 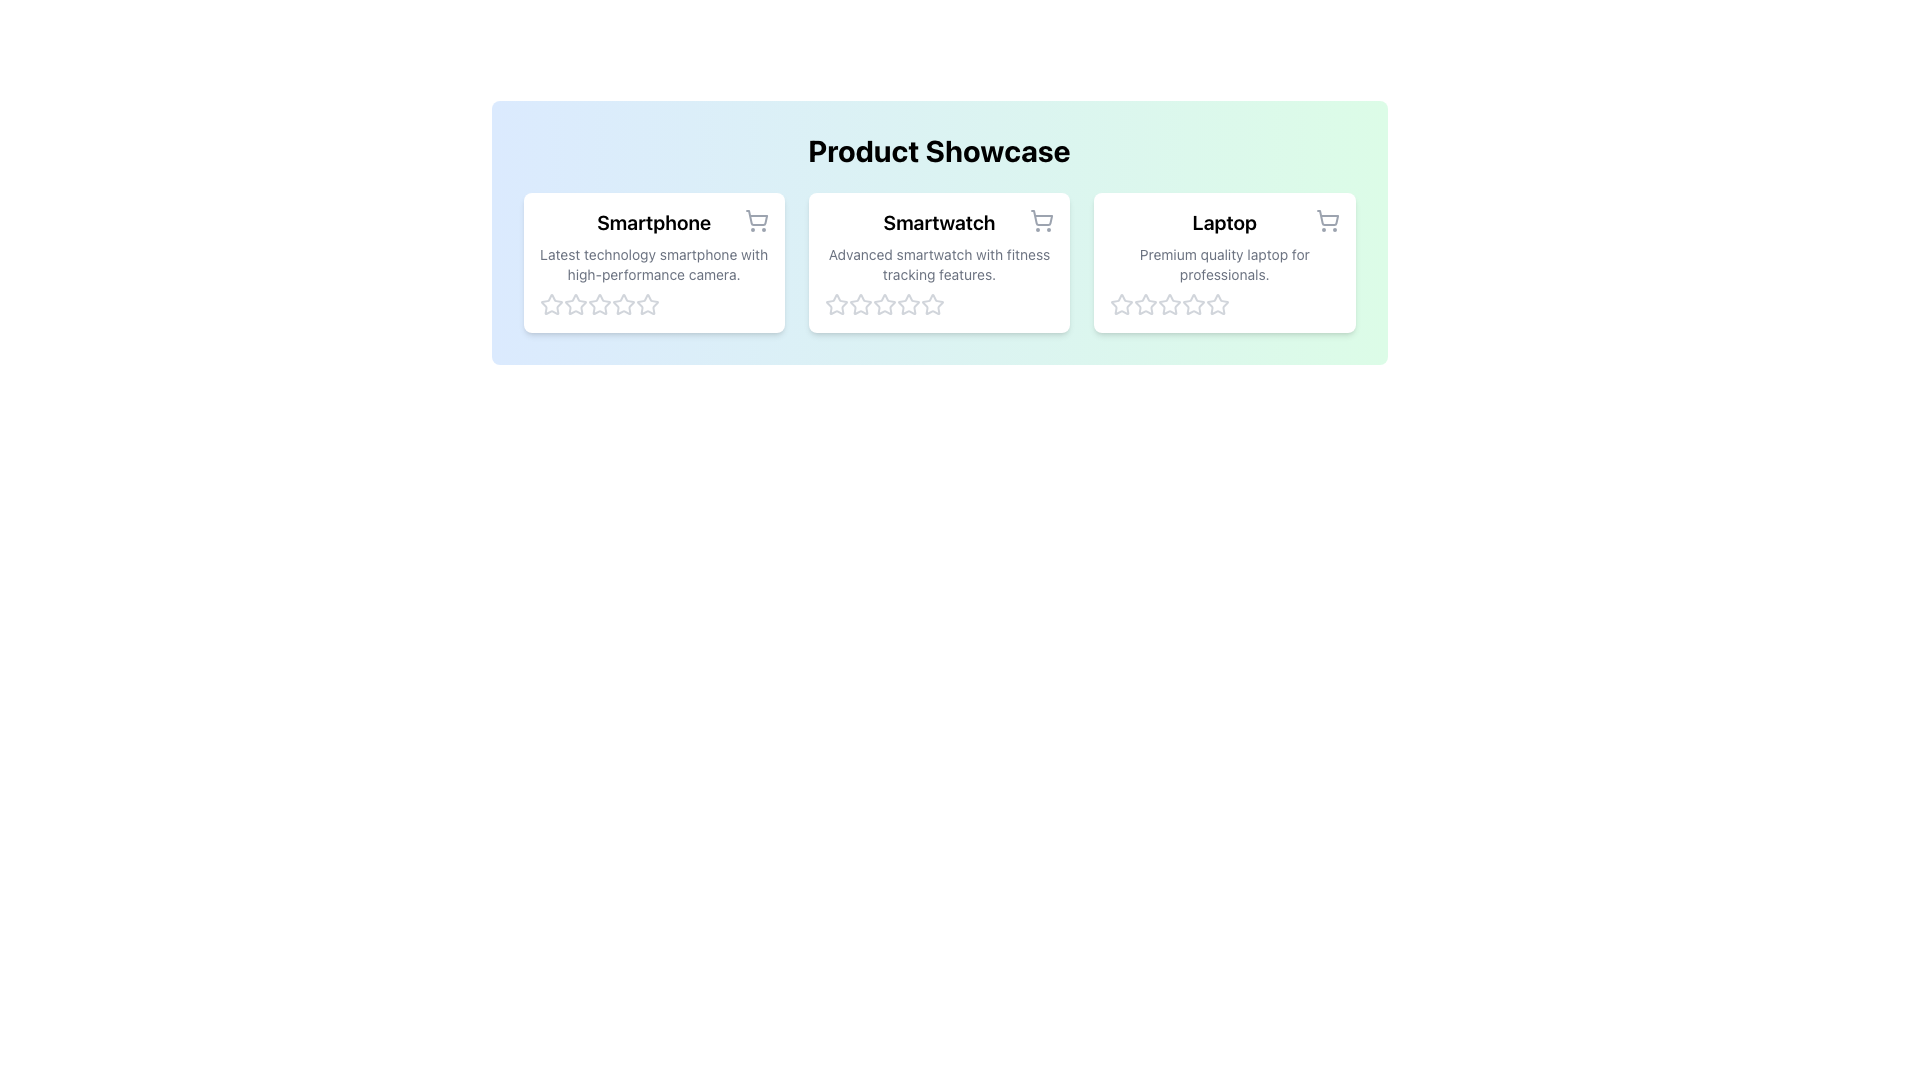 I want to click on the second star in the row of five interactive gray rating stars beneath the 'Smartphone' product card to rate it, so click(x=574, y=304).